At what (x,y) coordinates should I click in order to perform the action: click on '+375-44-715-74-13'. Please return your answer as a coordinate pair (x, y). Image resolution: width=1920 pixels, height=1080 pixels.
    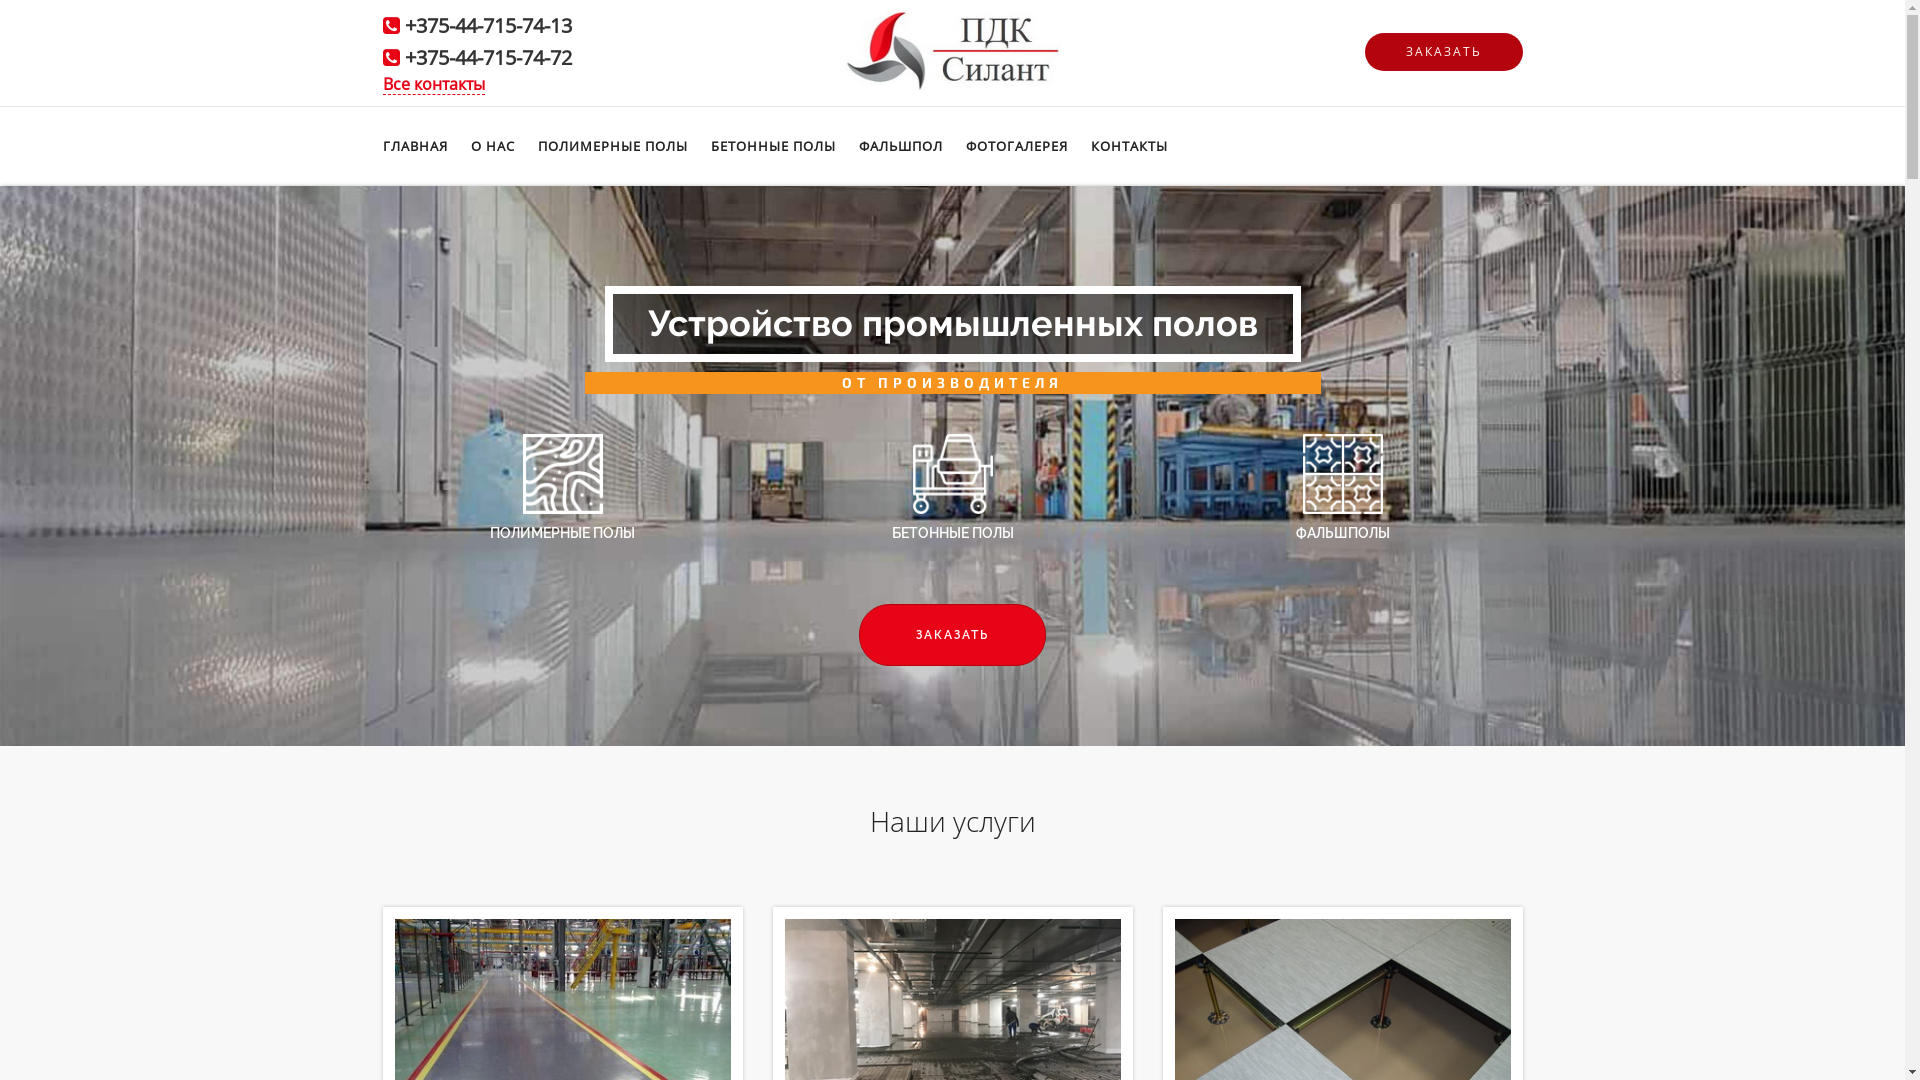
    Looking at the image, I should click on (487, 25).